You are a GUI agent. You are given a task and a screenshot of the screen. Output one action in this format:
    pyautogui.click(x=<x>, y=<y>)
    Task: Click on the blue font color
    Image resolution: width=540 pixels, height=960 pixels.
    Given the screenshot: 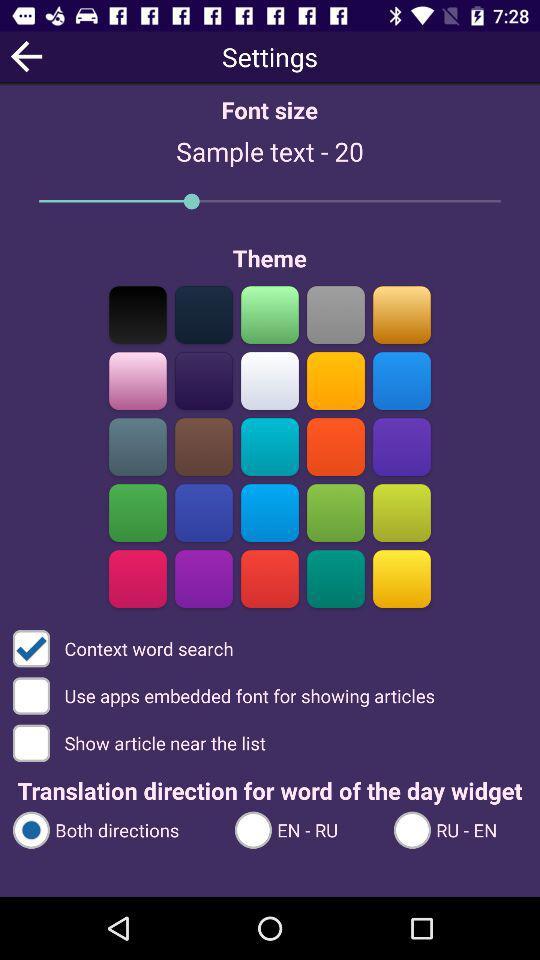 What is the action you would take?
    pyautogui.click(x=401, y=380)
    